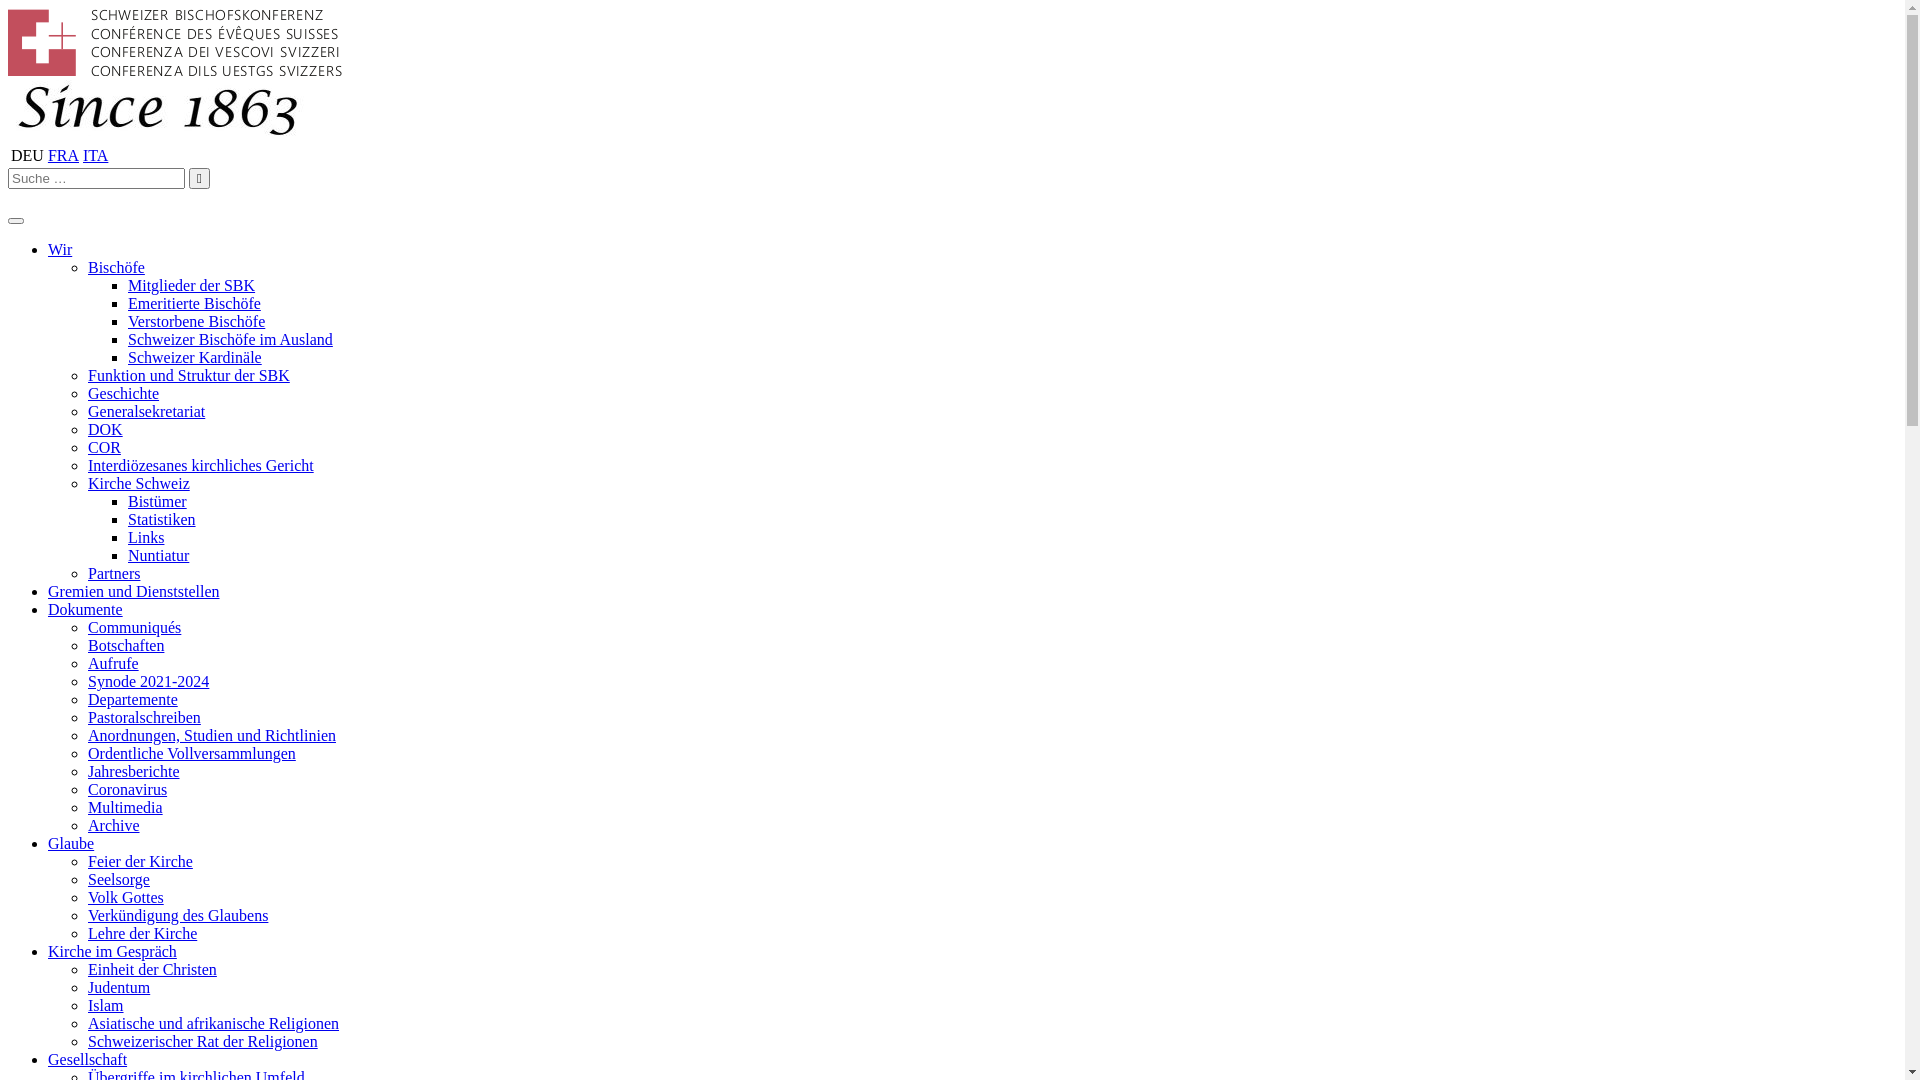 This screenshot has width=1920, height=1080. I want to click on 'Wir', so click(59, 248).